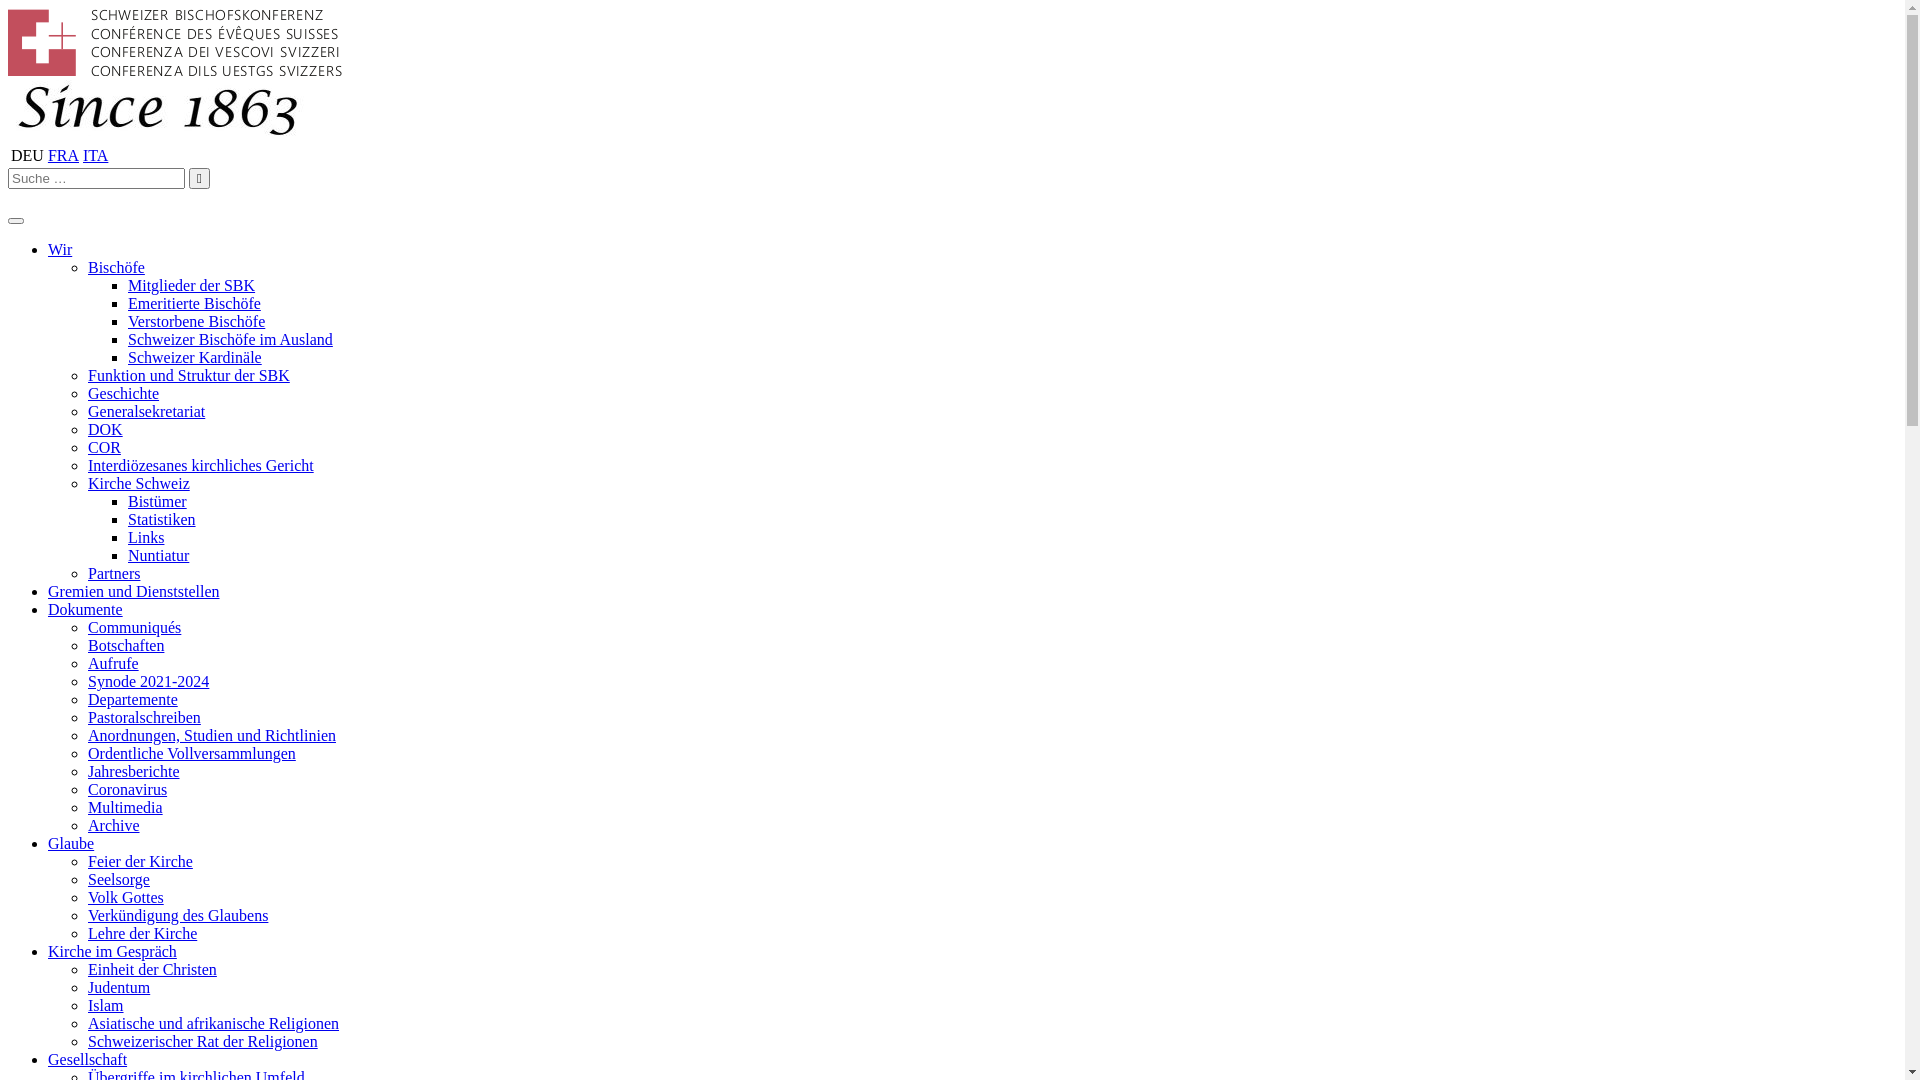 This screenshot has width=1920, height=1080. I want to click on 'Wir', so click(59, 248).